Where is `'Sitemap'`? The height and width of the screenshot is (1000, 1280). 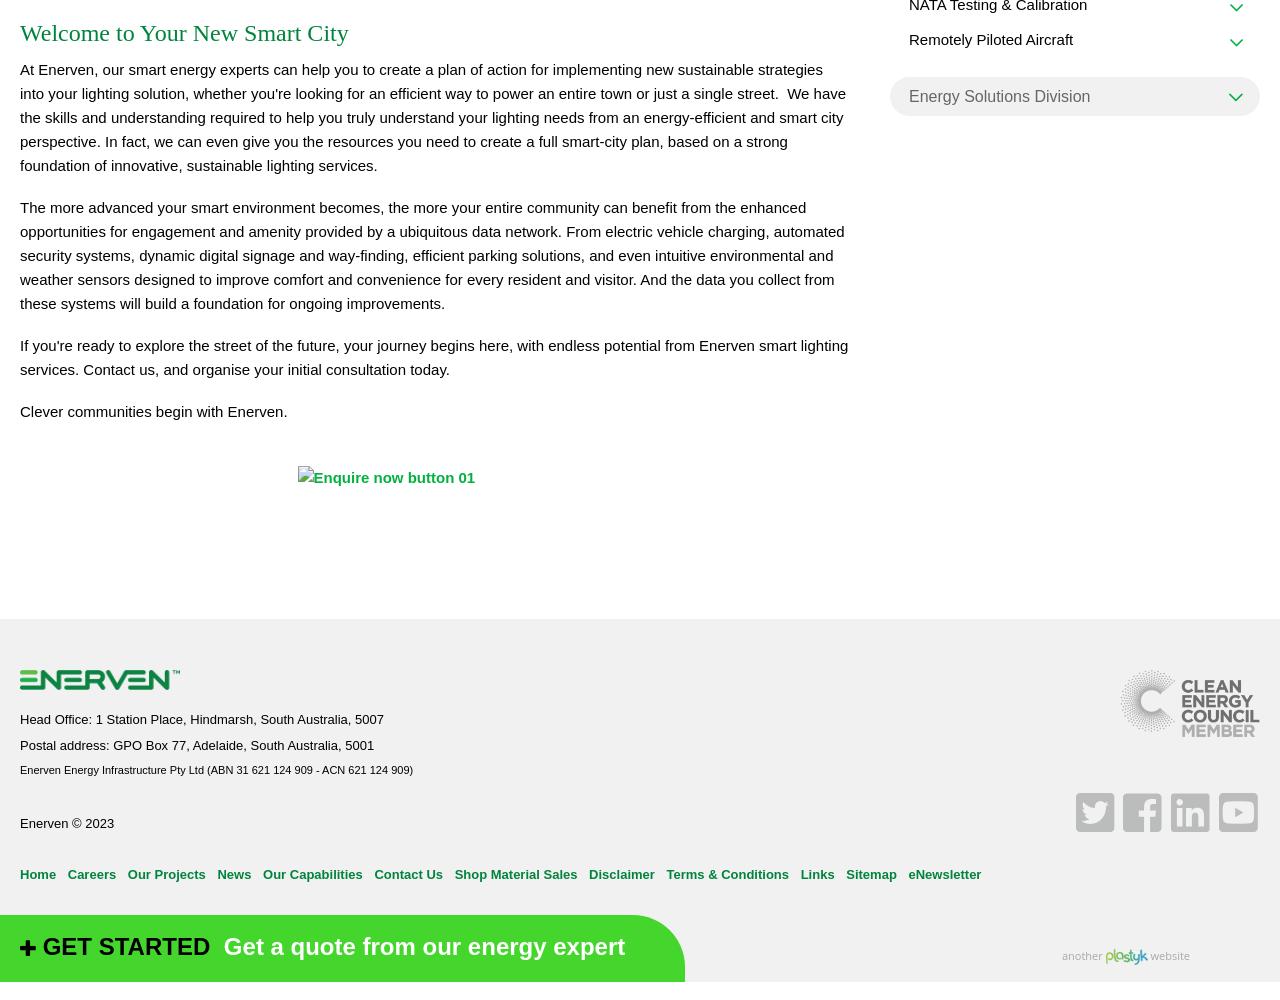
'Sitemap' is located at coordinates (871, 872).